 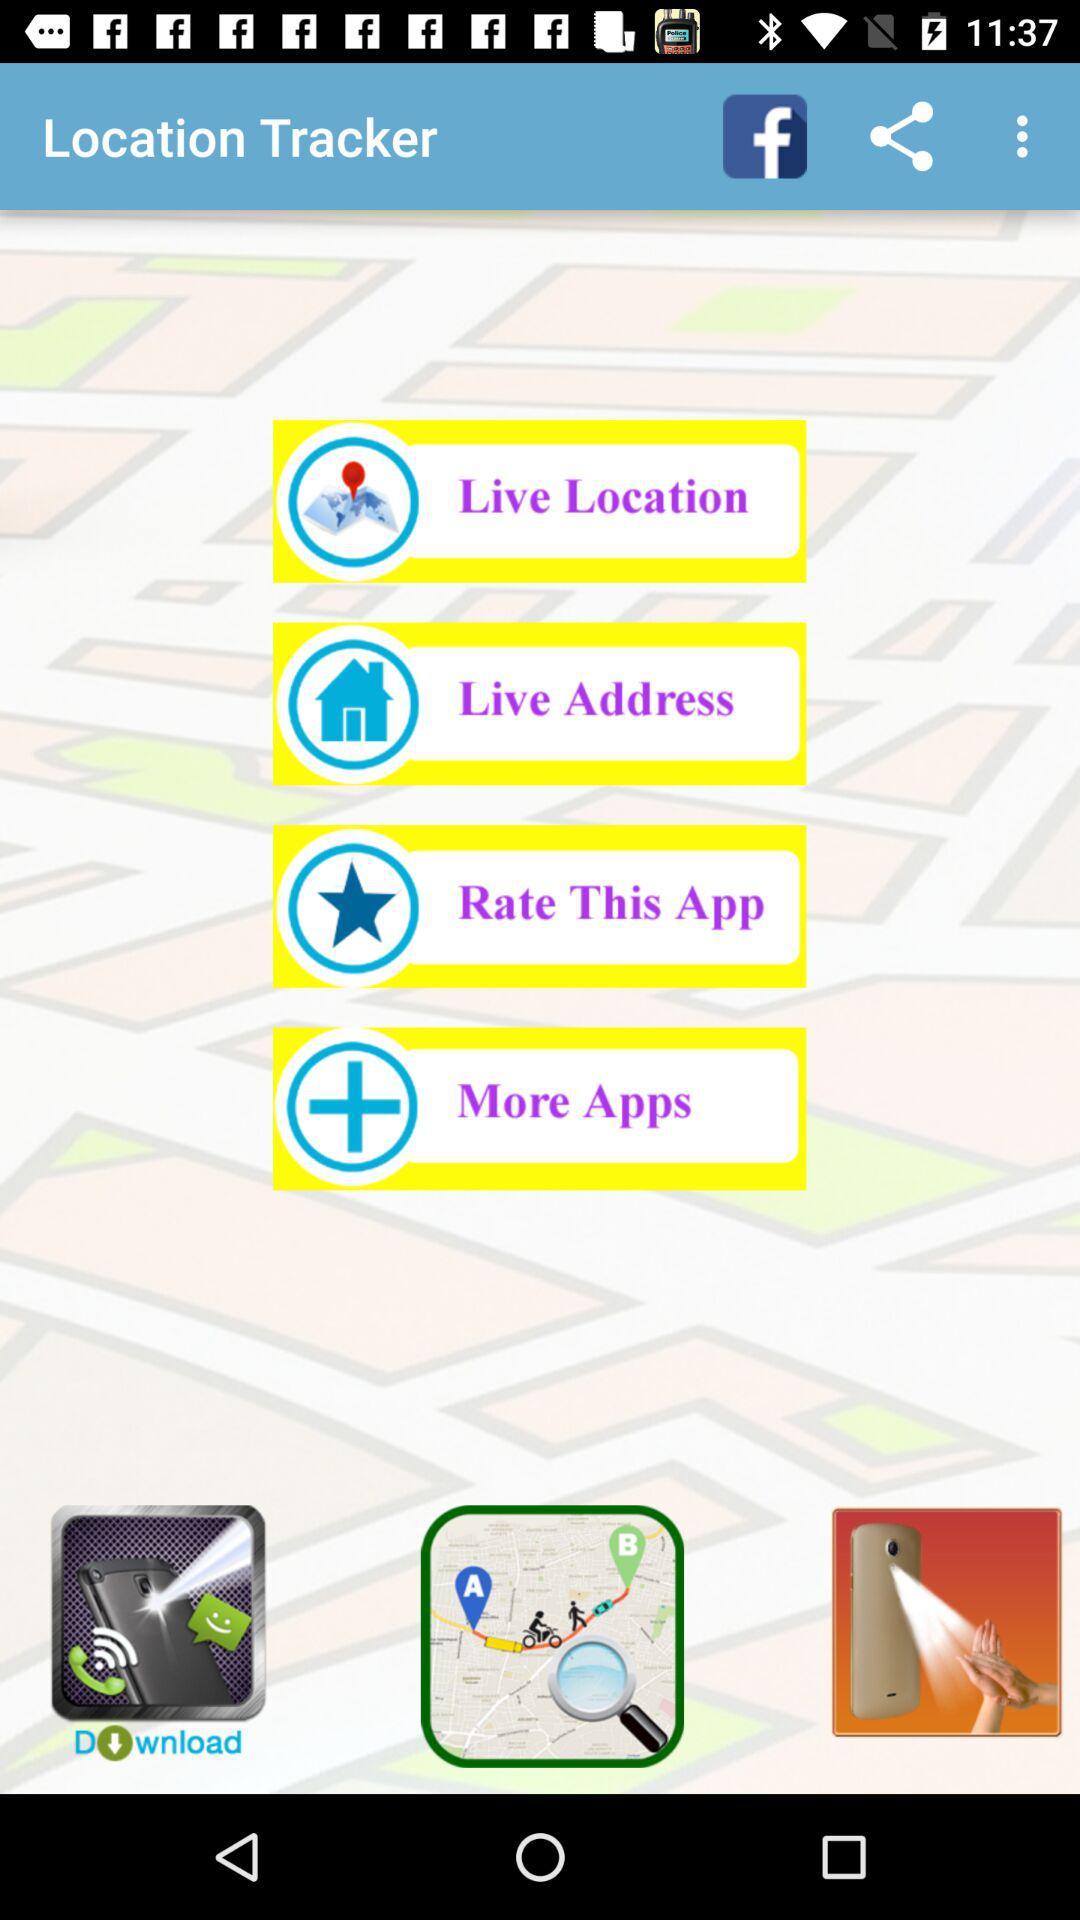 What do you see at coordinates (538, 905) in the screenshot?
I see `rate the application` at bounding box center [538, 905].